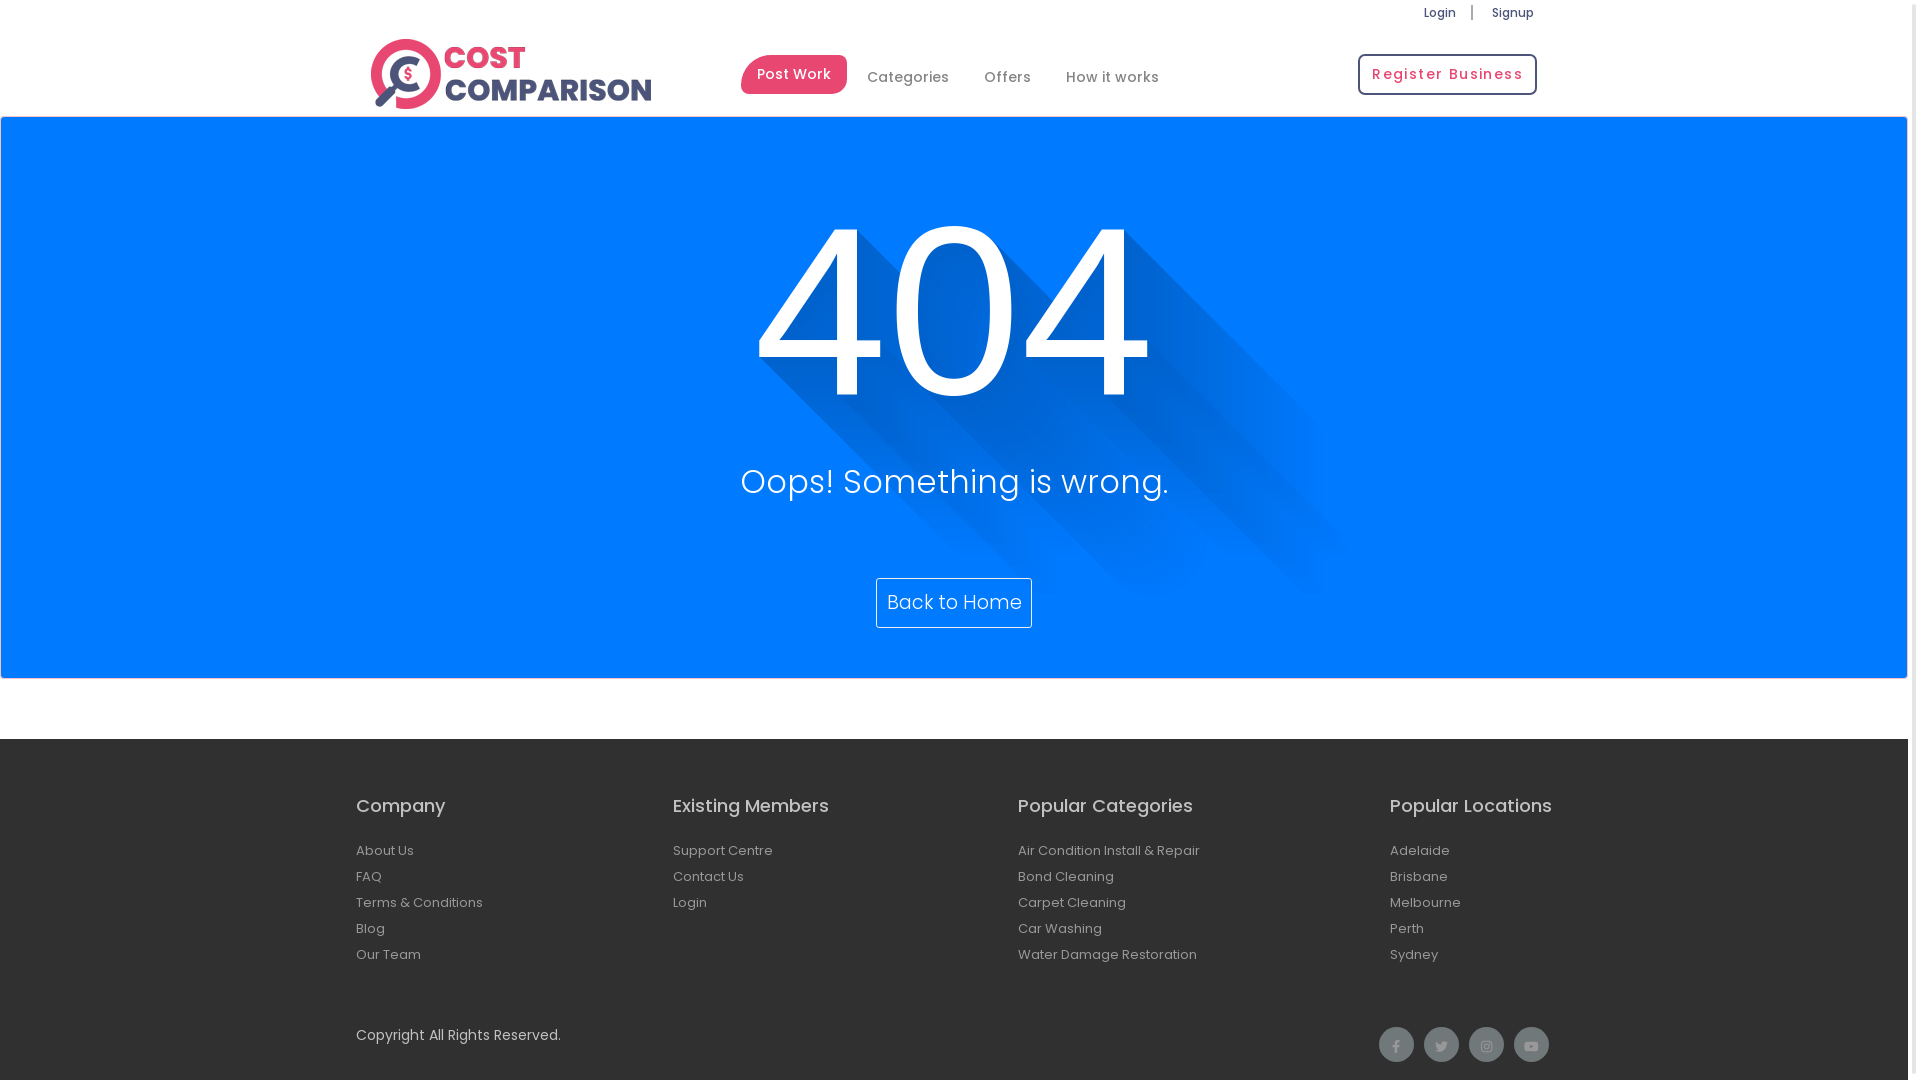  I want to click on 'Back to Home', so click(875, 601).